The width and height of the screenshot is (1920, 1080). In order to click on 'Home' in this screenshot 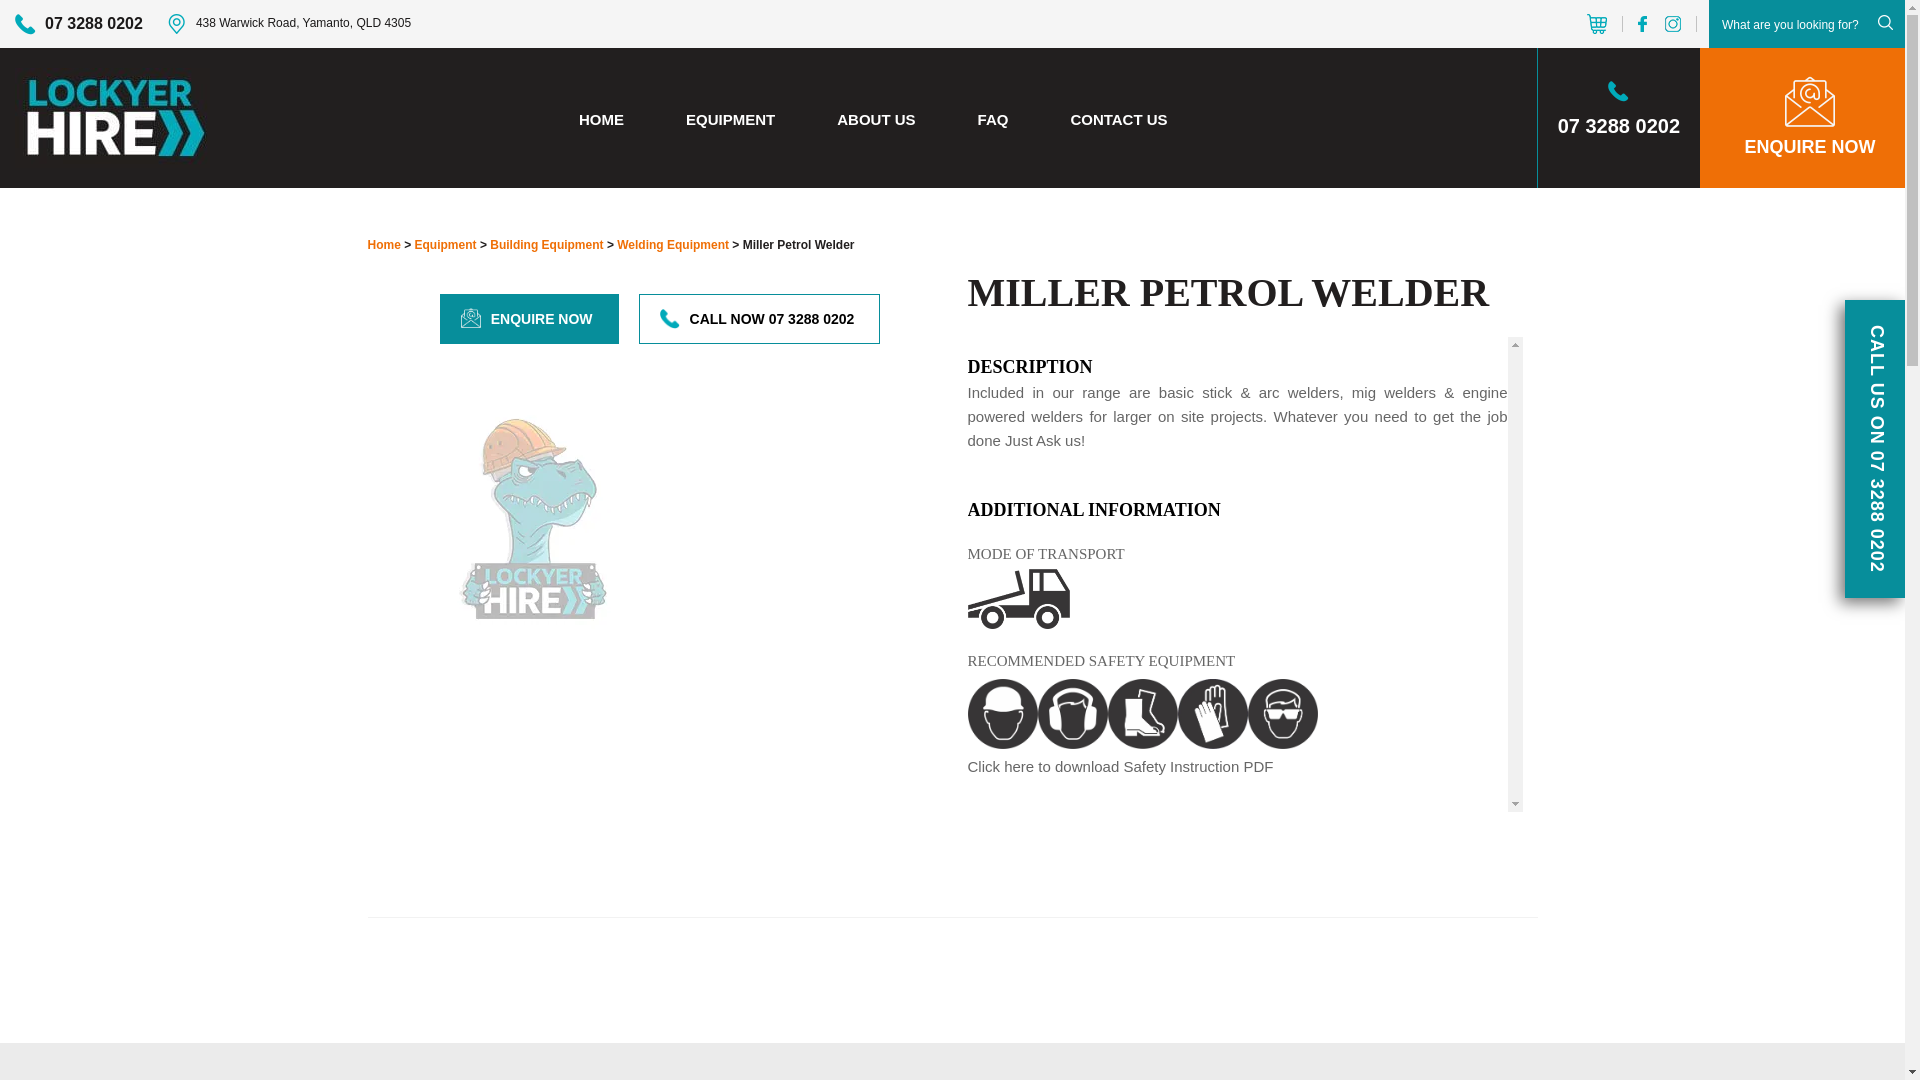, I will do `click(386, 244)`.